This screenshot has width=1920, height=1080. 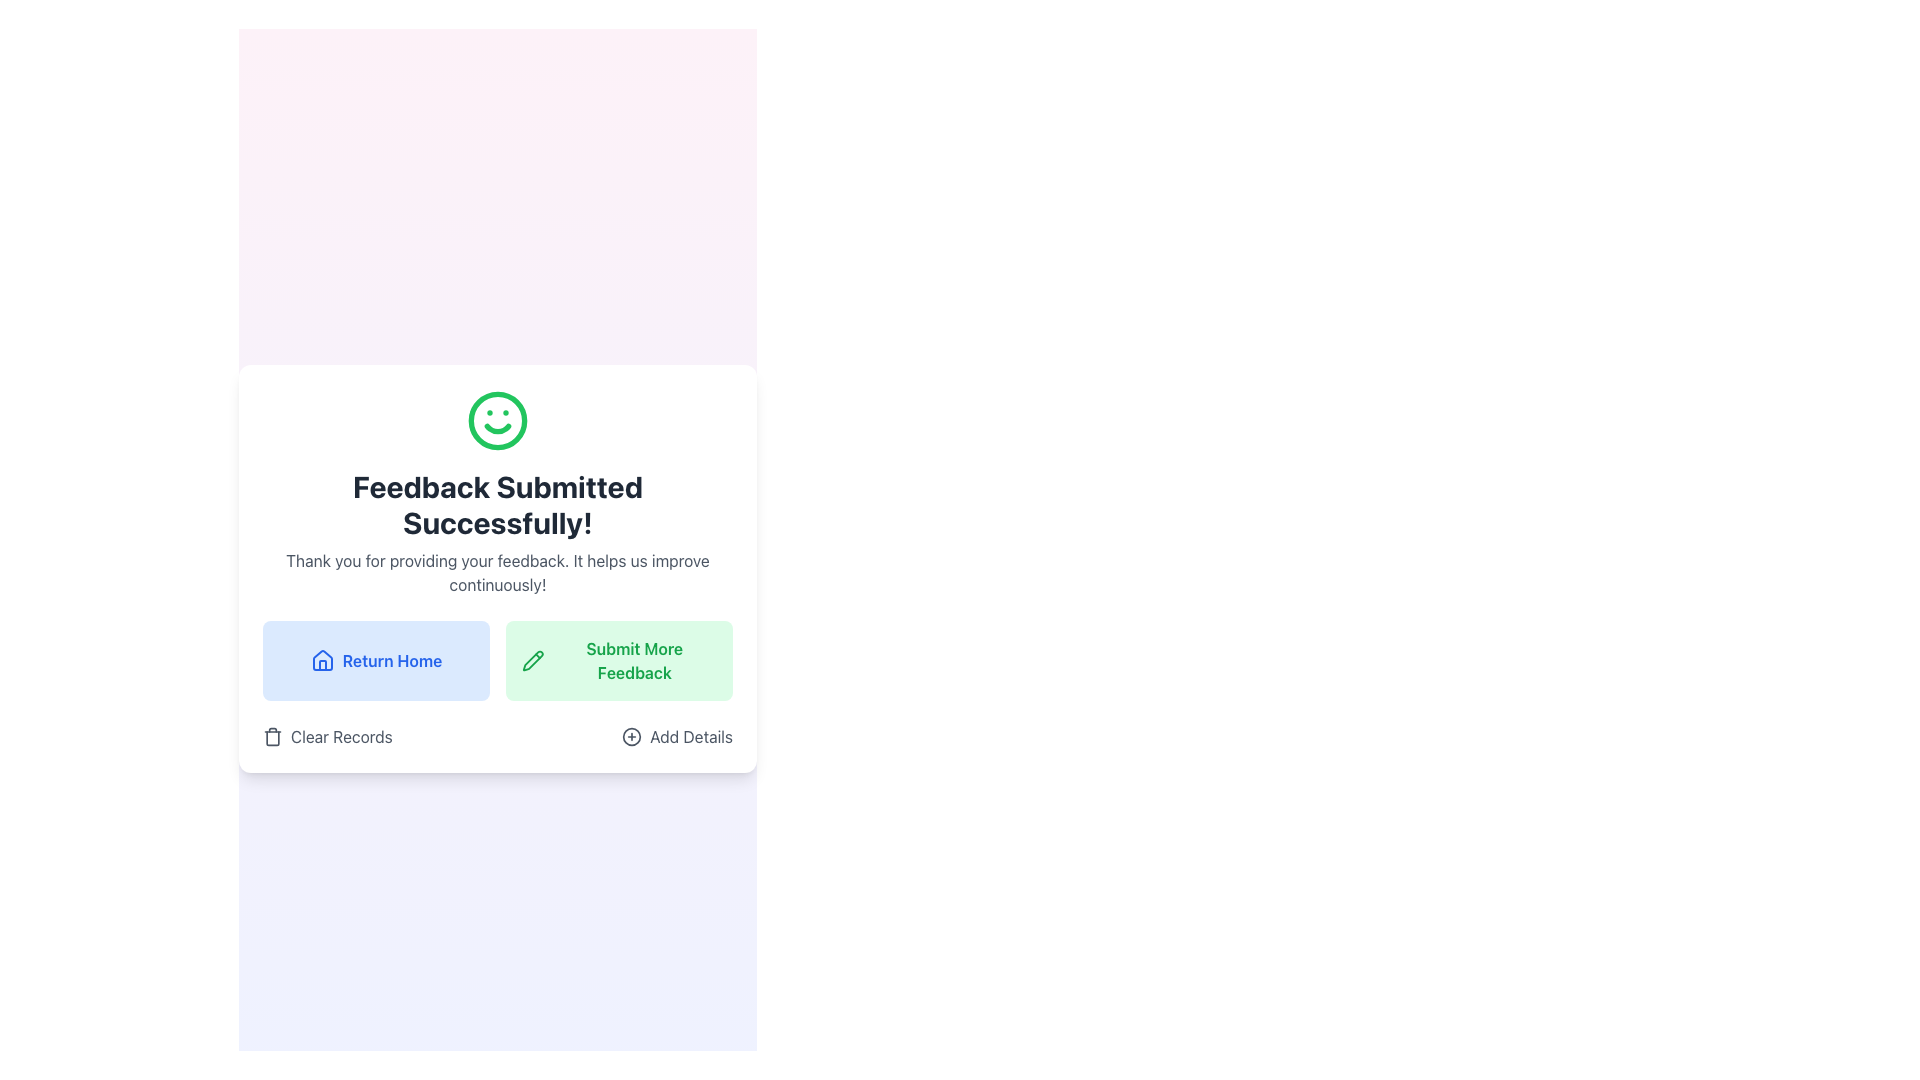 What do you see at coordinates (498, 419) in the screenshot?
I see `the decorative SVG Circle component of the smiley face graphic located at the top-middle area of the modal, above the title 'Feedback Submitted Successfully!'` at bounding box center [498, 419].